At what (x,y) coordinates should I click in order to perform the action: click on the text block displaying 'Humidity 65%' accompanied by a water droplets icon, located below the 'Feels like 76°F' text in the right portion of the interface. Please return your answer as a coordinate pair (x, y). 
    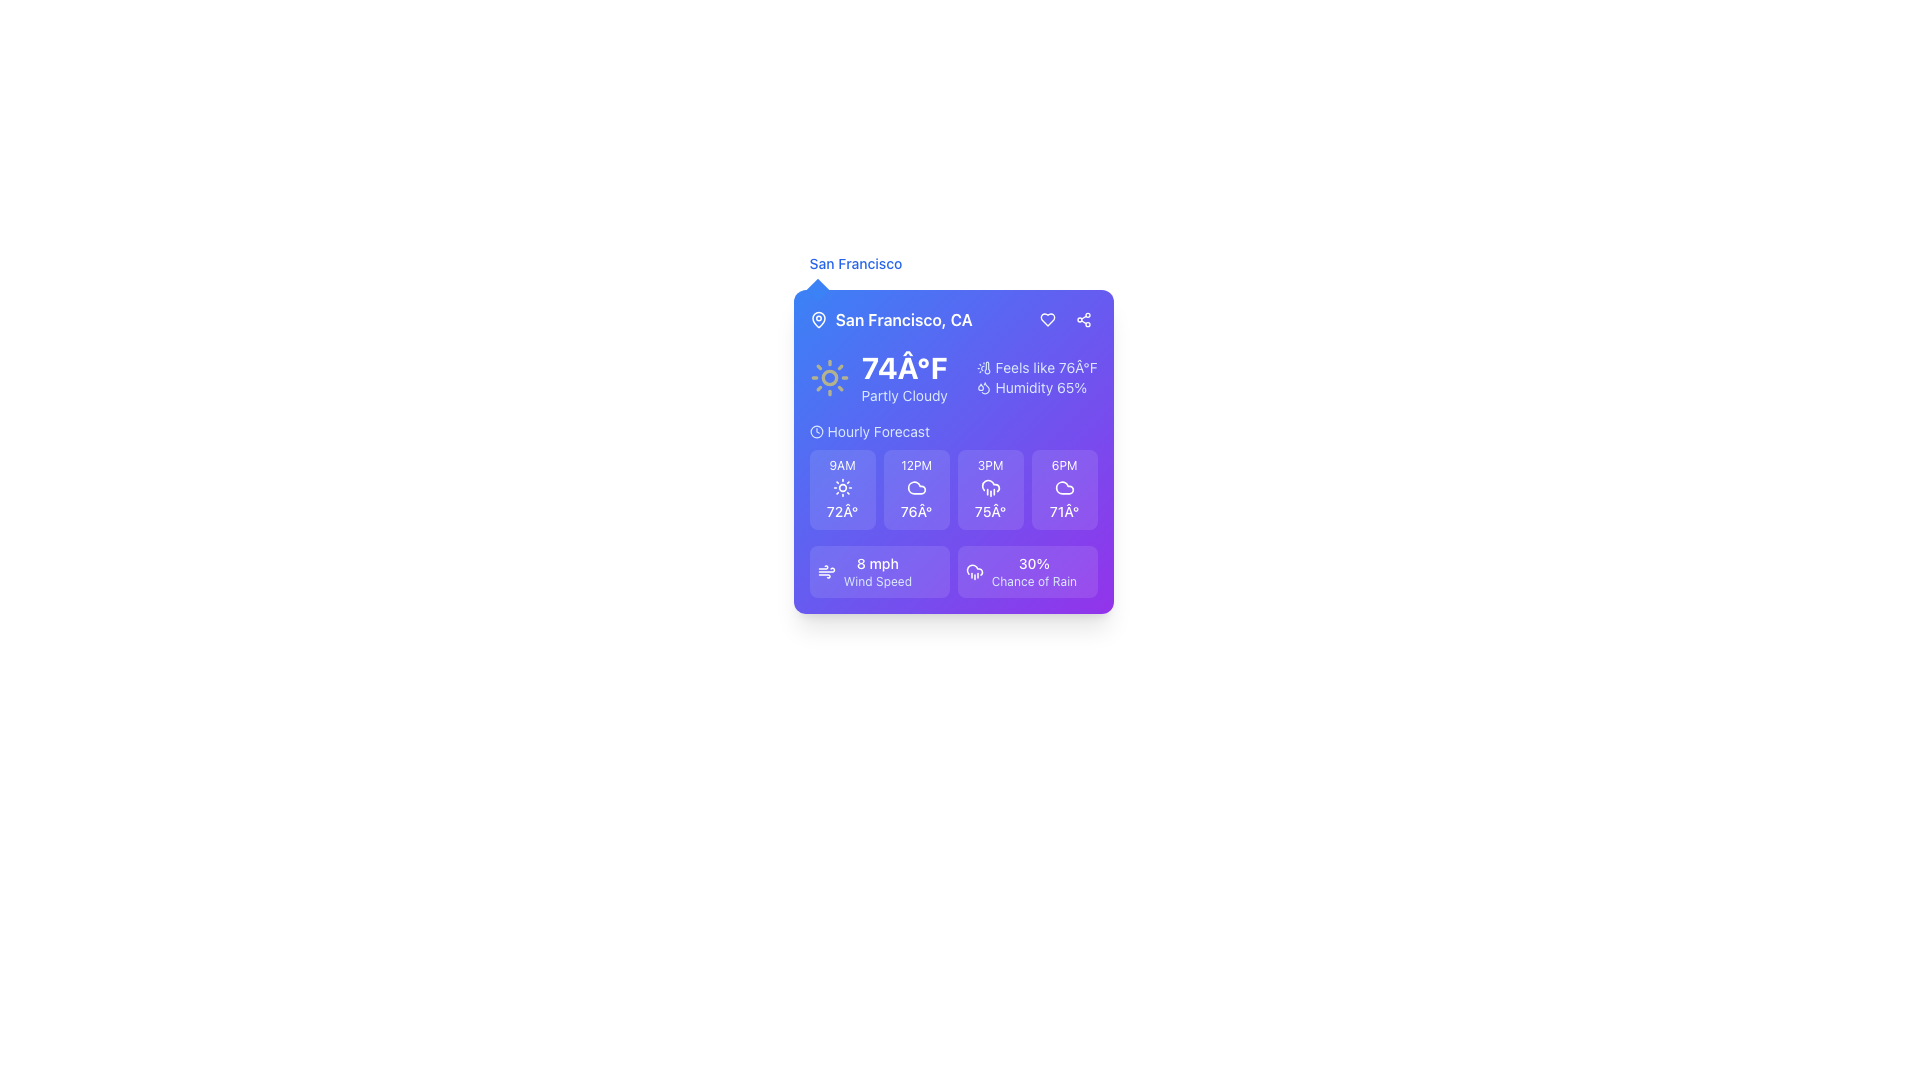
    Looking at the image, I should click on (1037, 388).